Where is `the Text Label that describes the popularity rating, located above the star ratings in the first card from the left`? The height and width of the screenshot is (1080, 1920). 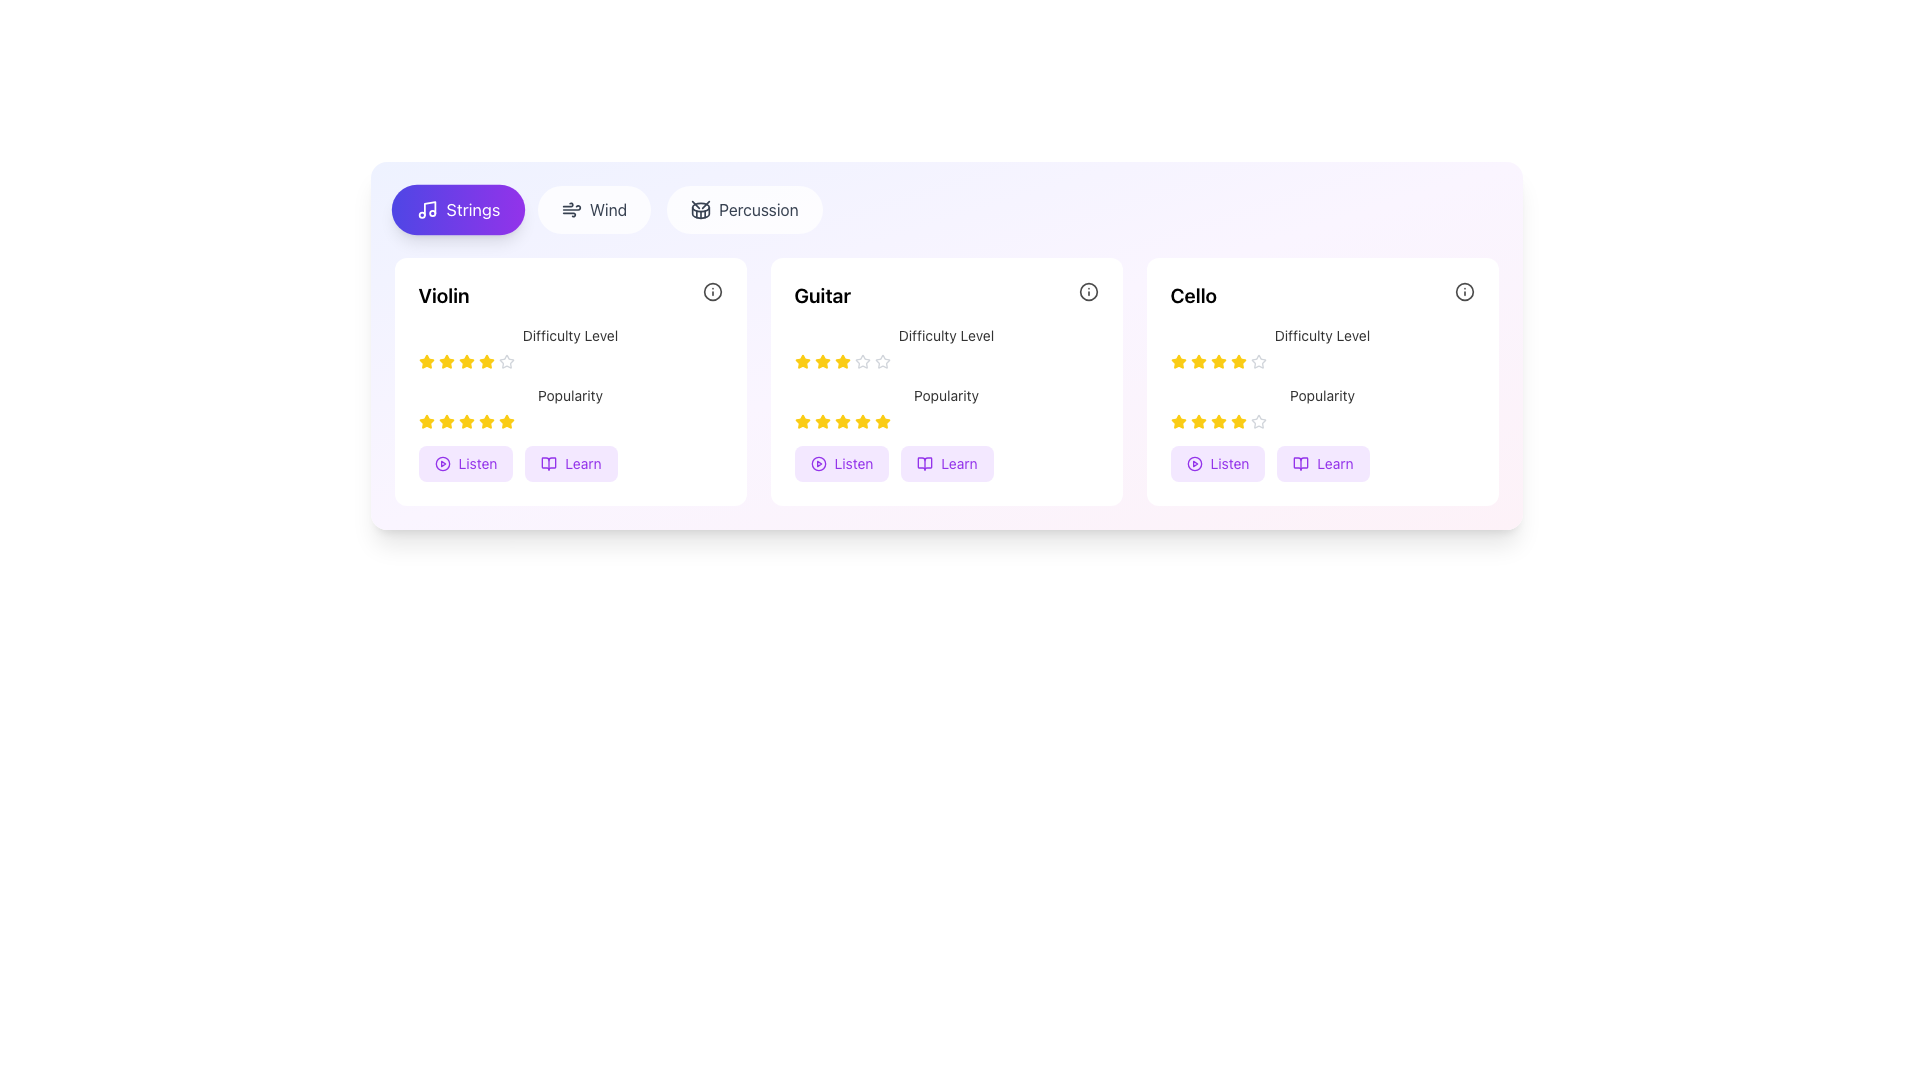 the Text Label that describes the popularity rating, located above the star ratings in the first card from the left is located at coordinates (569, 396).